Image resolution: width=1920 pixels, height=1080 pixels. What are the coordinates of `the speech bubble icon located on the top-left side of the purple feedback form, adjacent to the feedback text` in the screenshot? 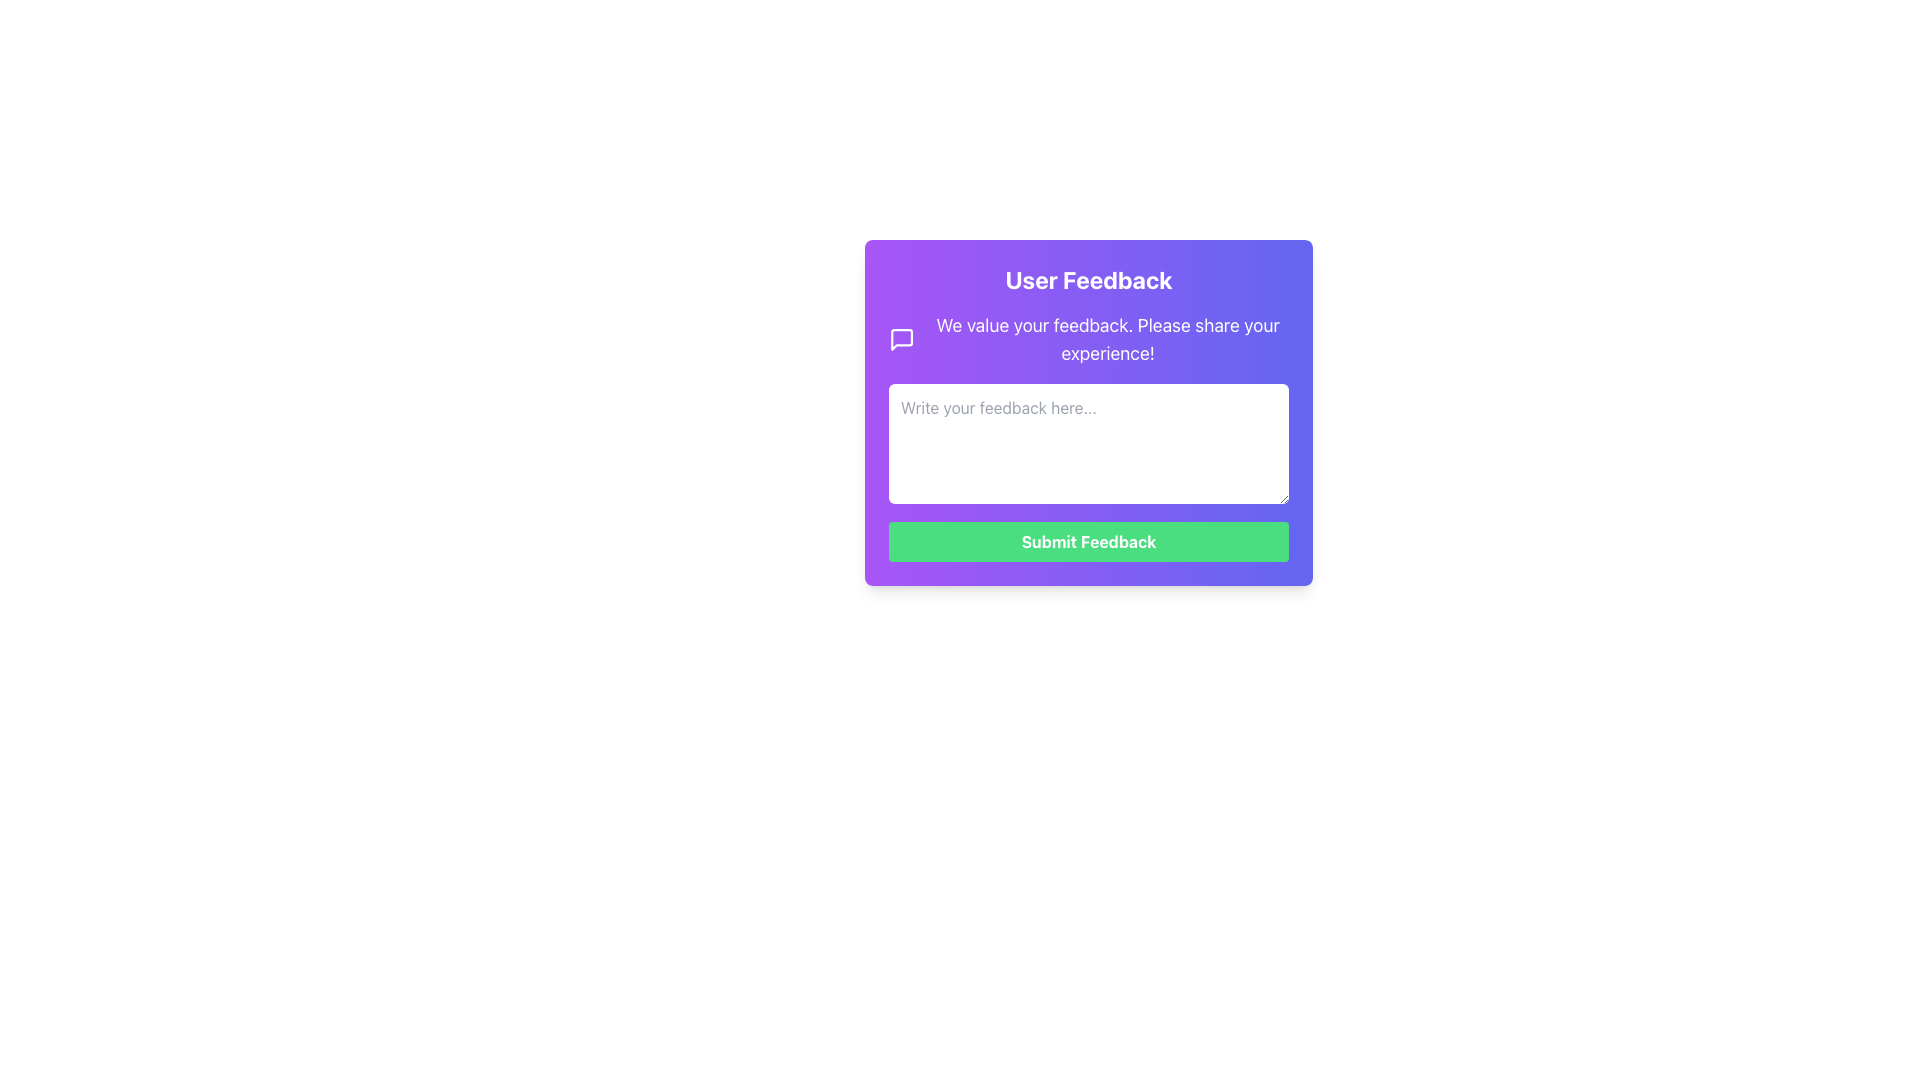 It's located at (901, 338).